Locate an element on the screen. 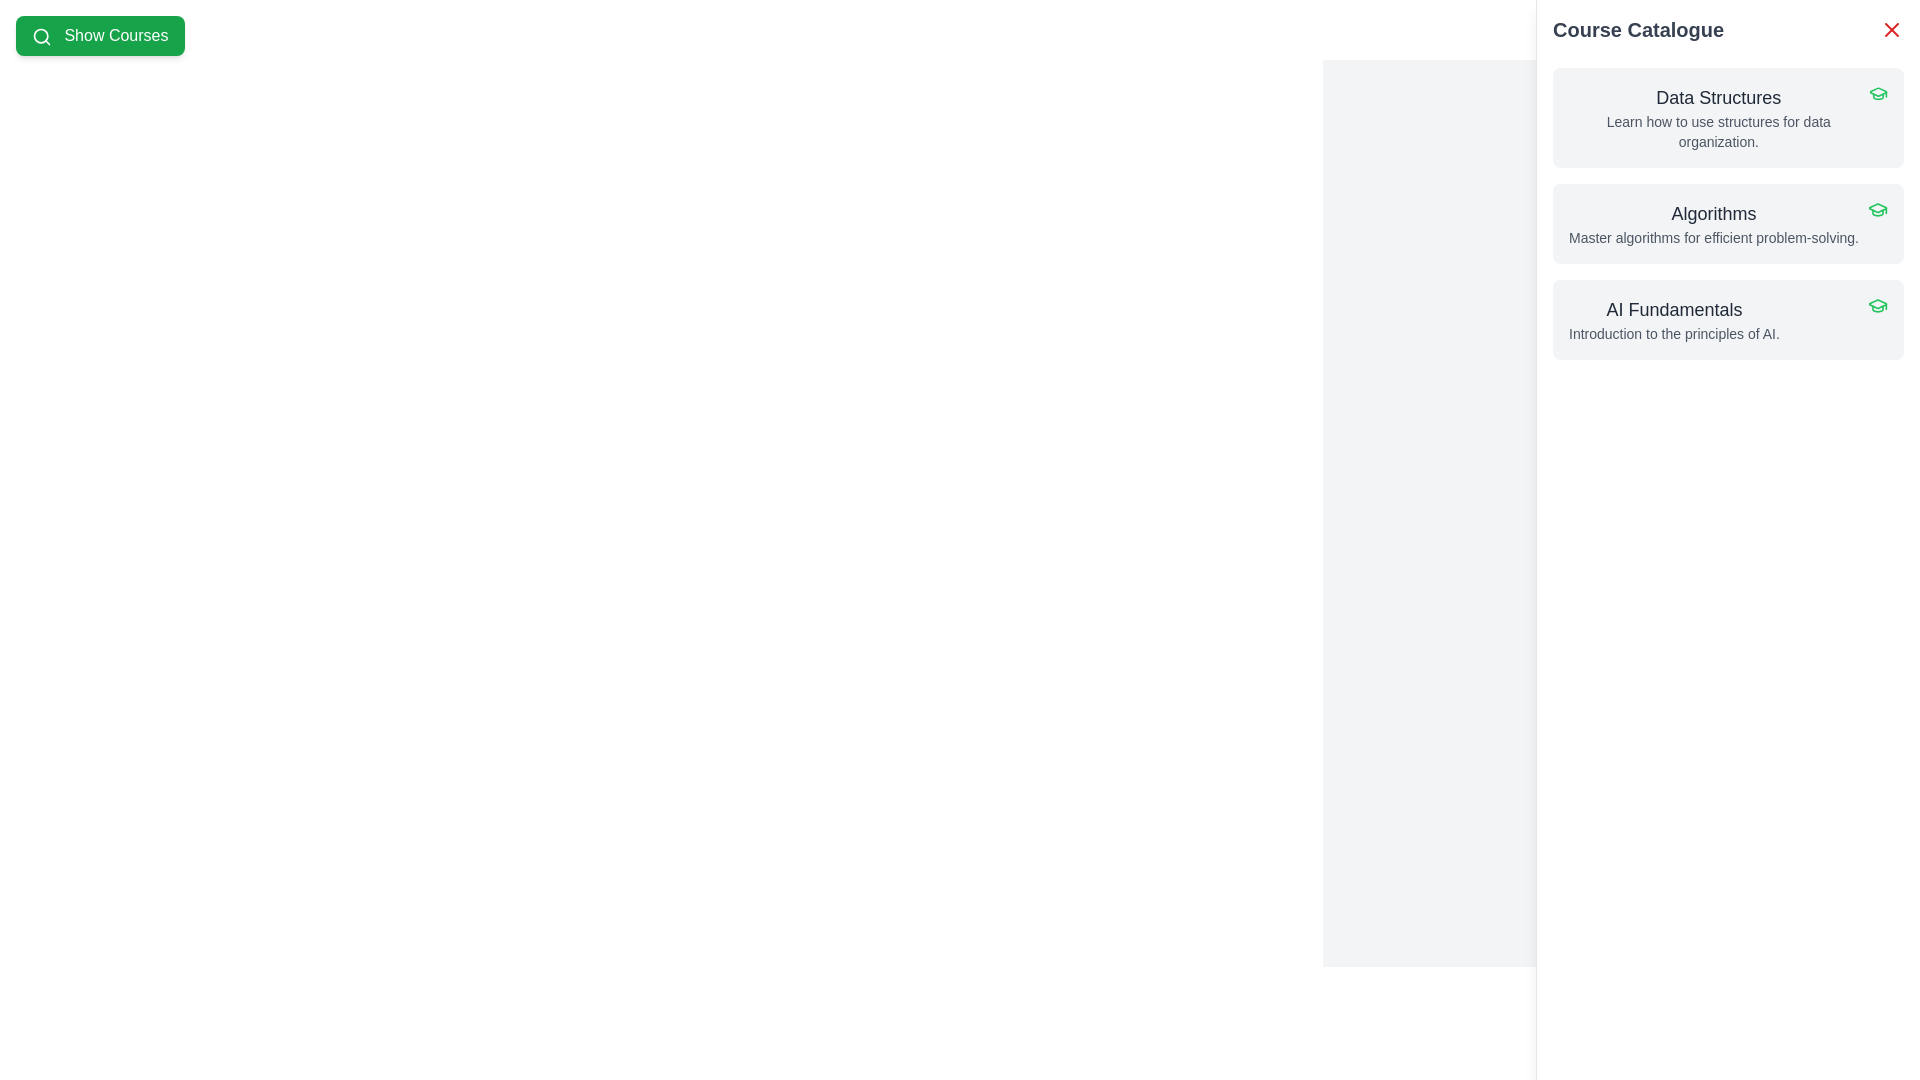 This screenshot has height=1080, width=1920. icon representing the 'Data Structures' course, located at the rightmost part of the course module in the topmost item of the list is located at coordinates (1877, 93).